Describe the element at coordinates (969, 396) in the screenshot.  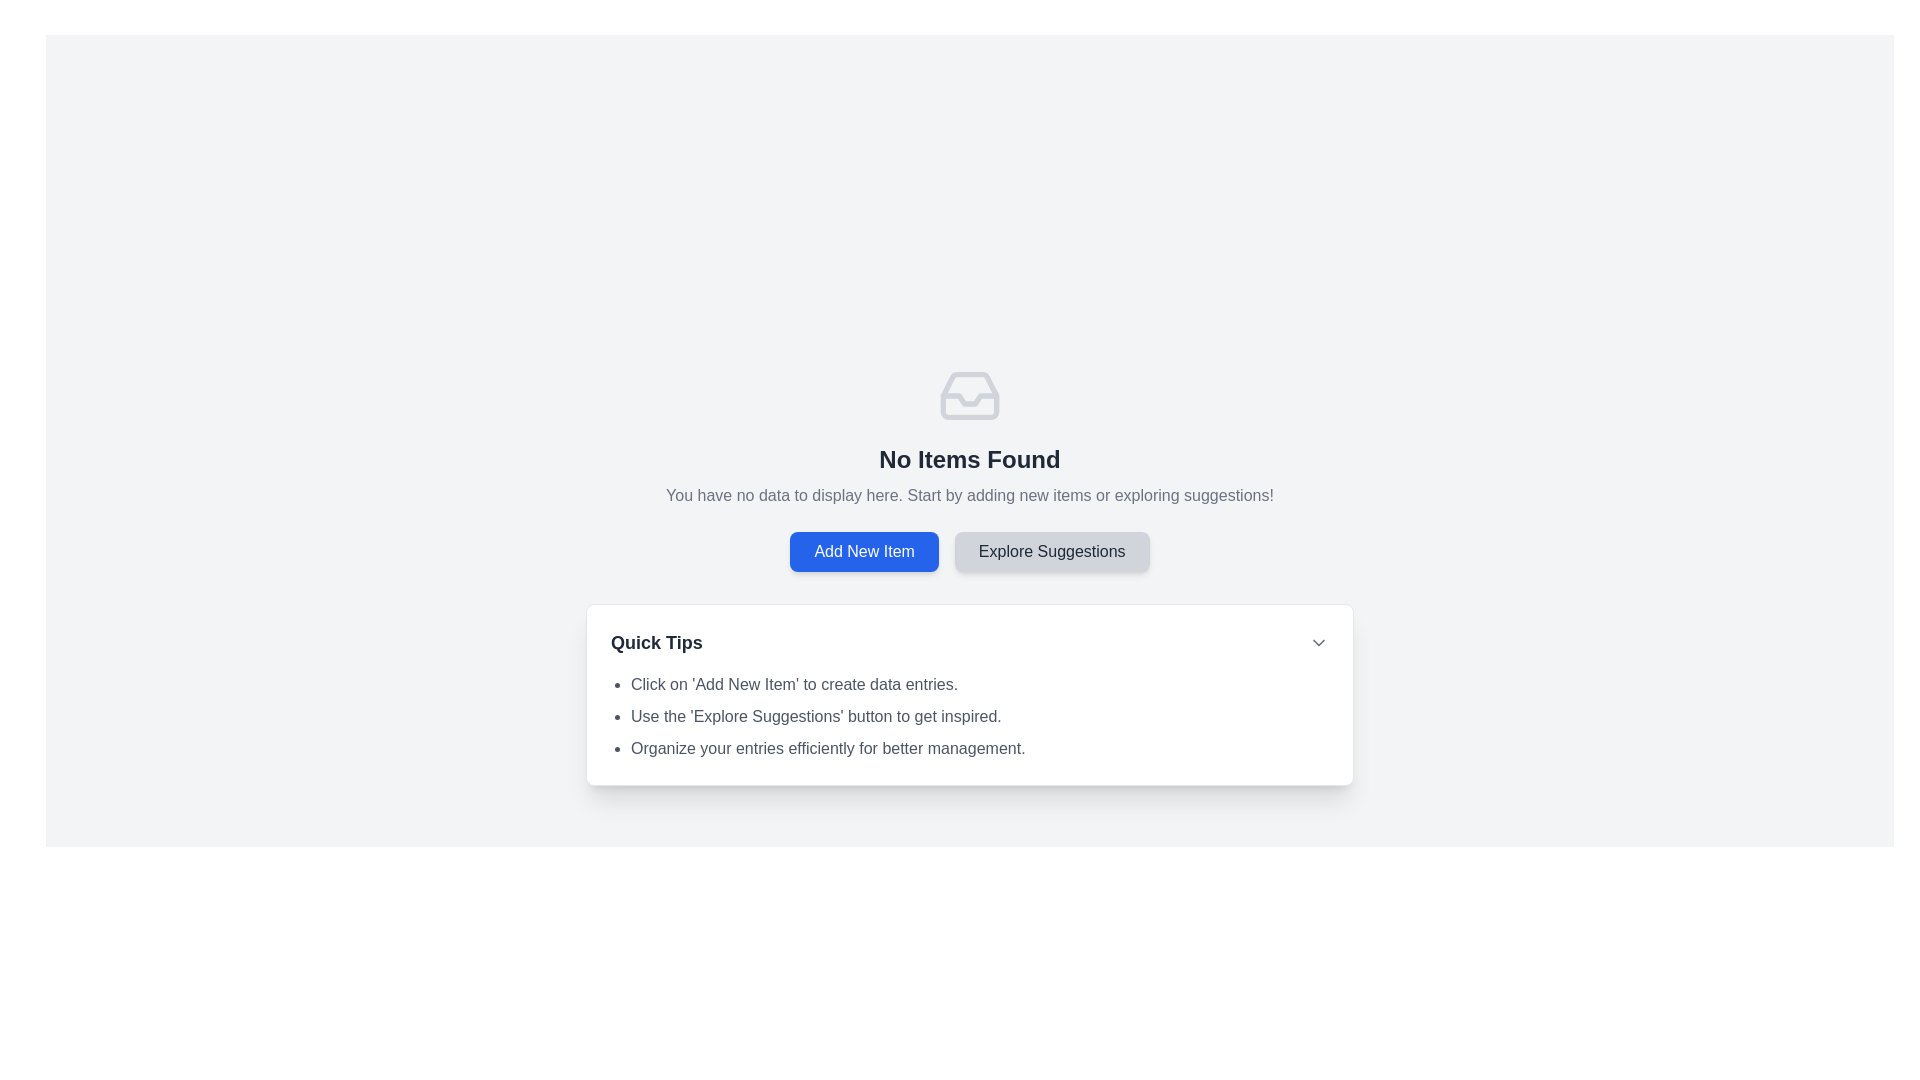
I see `the inbox icon that is centrally located above the 'No Items Found' message, which is styled with a faint gray color and rounded edges` at that location.